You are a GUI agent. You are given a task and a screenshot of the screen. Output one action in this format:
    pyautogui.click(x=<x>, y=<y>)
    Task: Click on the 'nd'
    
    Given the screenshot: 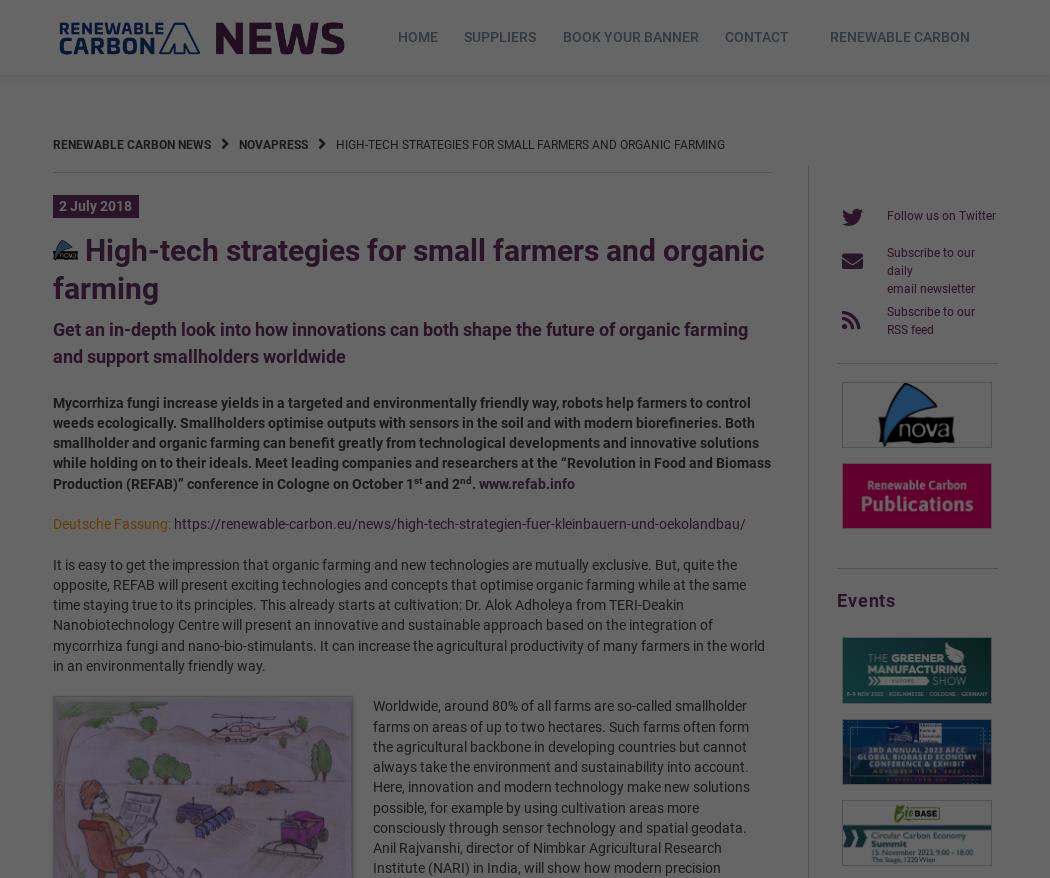 What is the action you would take?
    pyautogui.click(x=465, y=478)
    